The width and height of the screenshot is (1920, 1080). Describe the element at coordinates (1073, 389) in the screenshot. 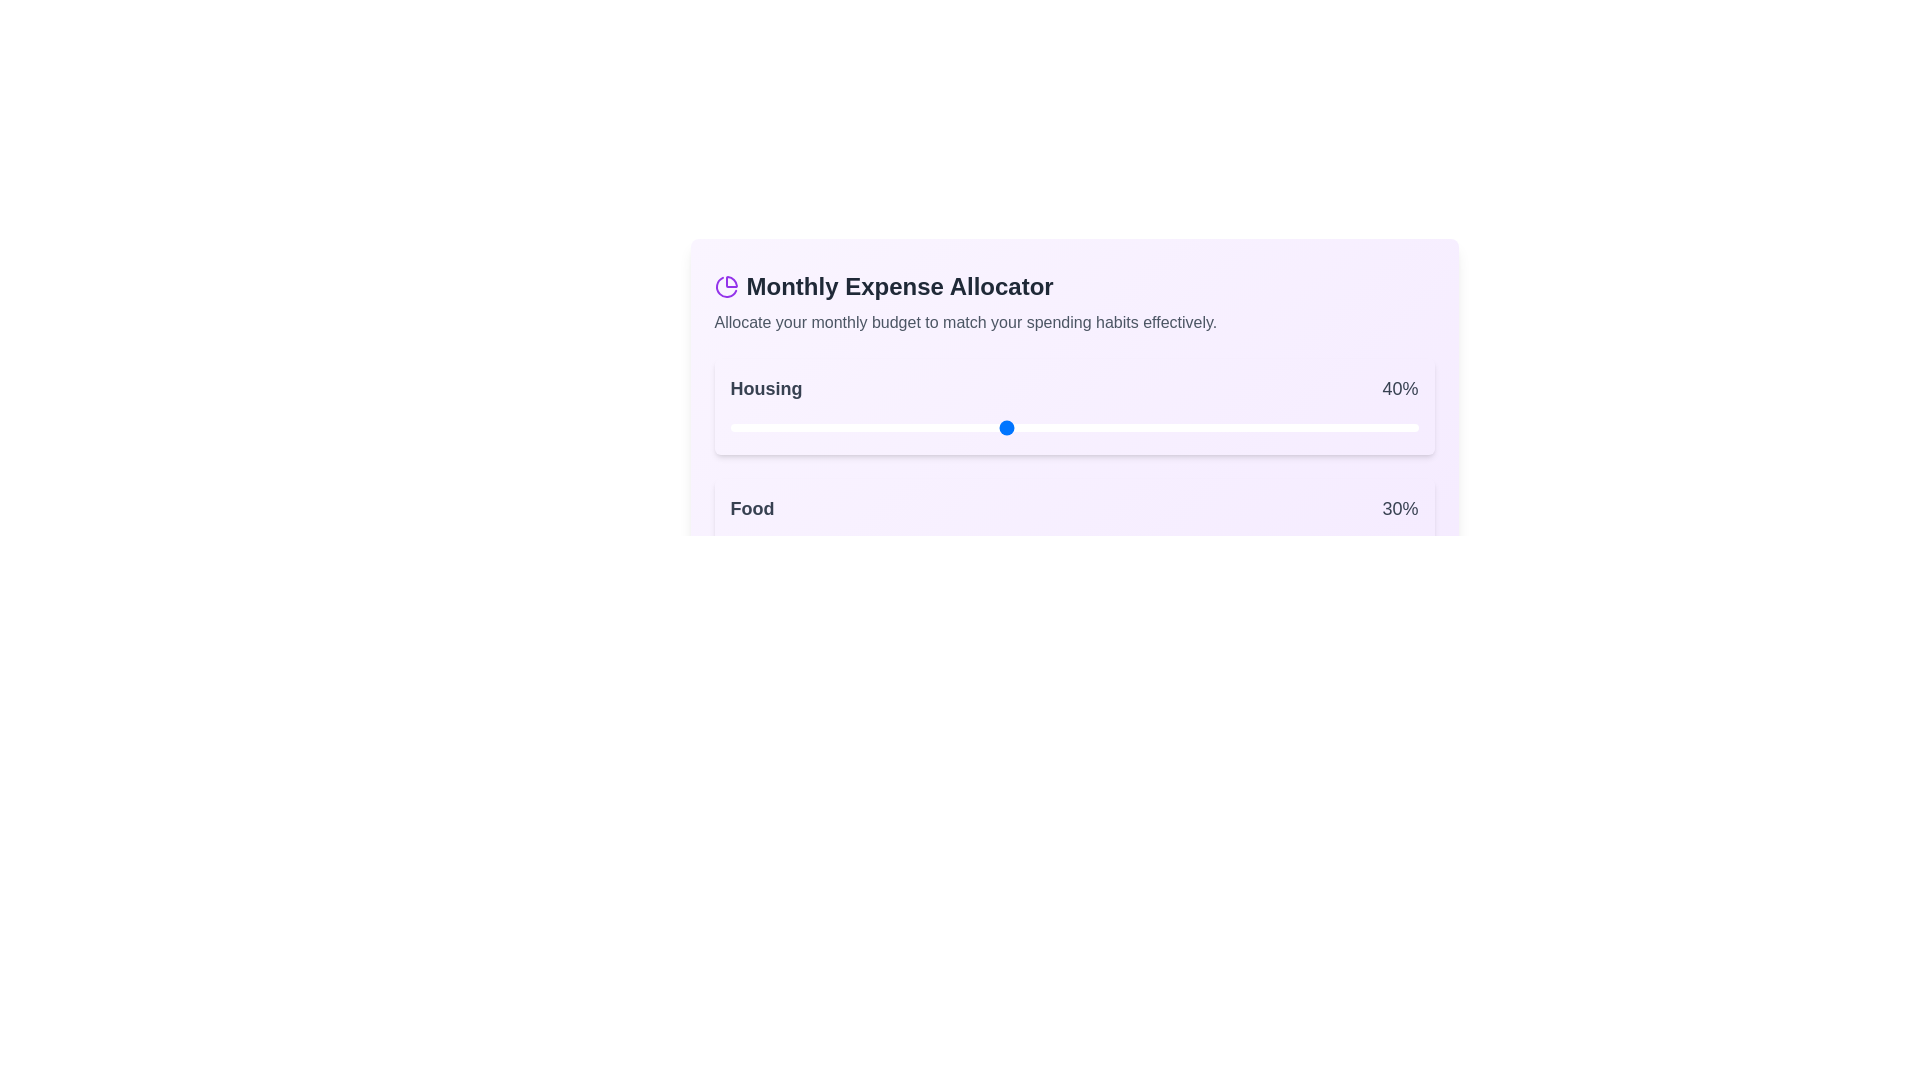

I see `the Text label displaying 'Housing' with the percentage '40%' positioned above the slider control` at that location.